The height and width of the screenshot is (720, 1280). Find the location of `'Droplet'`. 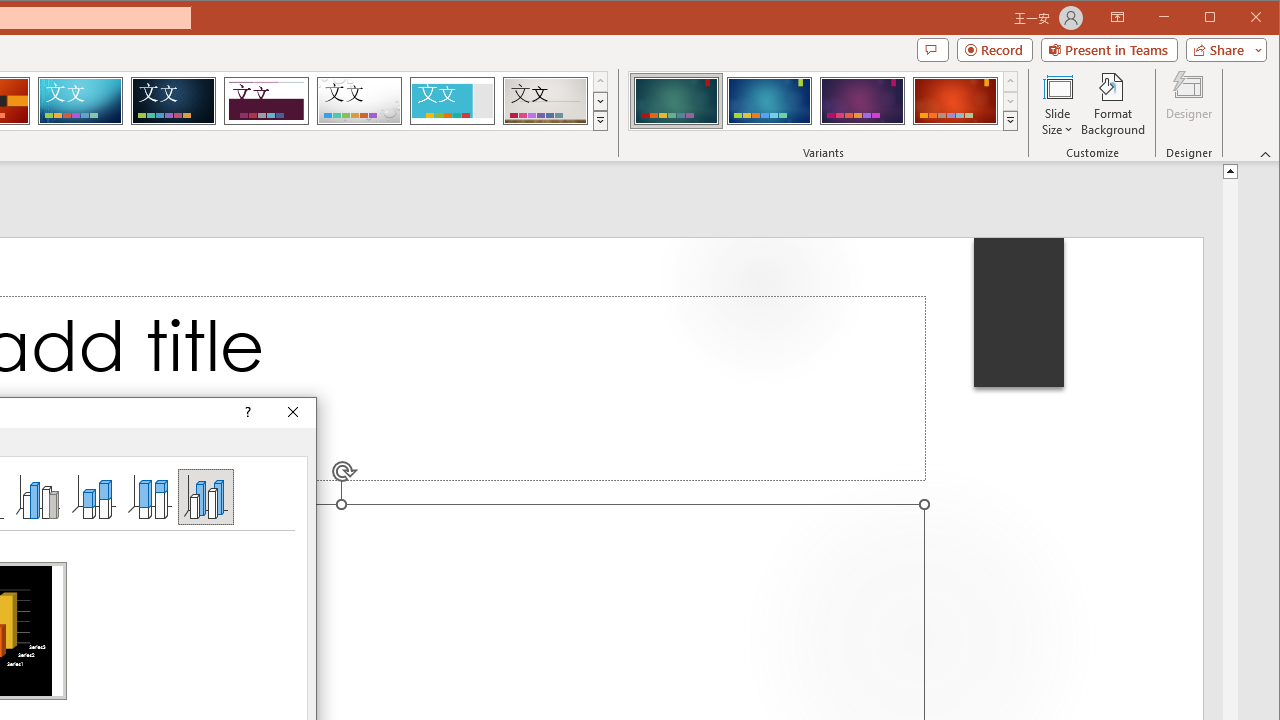

'Droplet' is located at coordinates (359, 100).